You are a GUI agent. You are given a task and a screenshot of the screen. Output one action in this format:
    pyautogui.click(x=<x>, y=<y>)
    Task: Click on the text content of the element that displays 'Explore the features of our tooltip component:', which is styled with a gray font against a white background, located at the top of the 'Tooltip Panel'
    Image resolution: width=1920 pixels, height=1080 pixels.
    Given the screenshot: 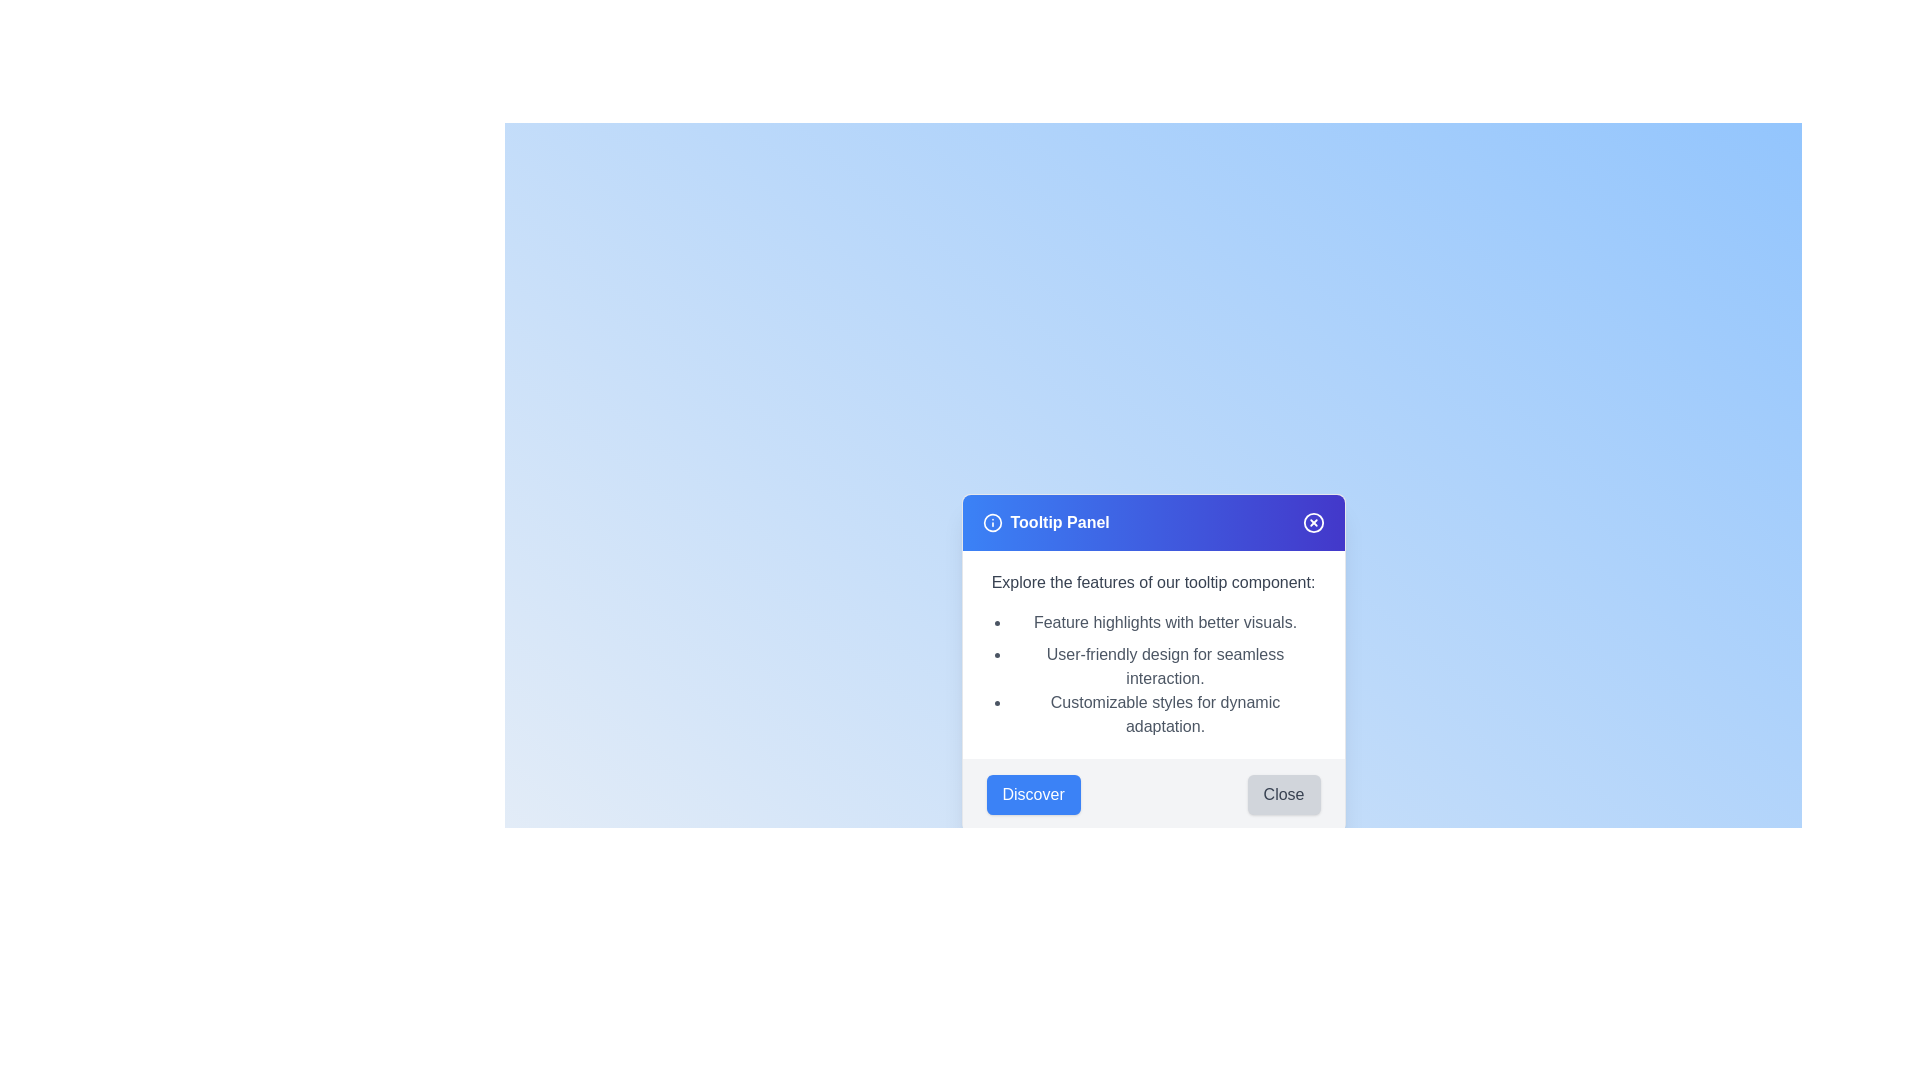 What is the action you would take?
    pyautogui.click(x=1153, y=582)
    